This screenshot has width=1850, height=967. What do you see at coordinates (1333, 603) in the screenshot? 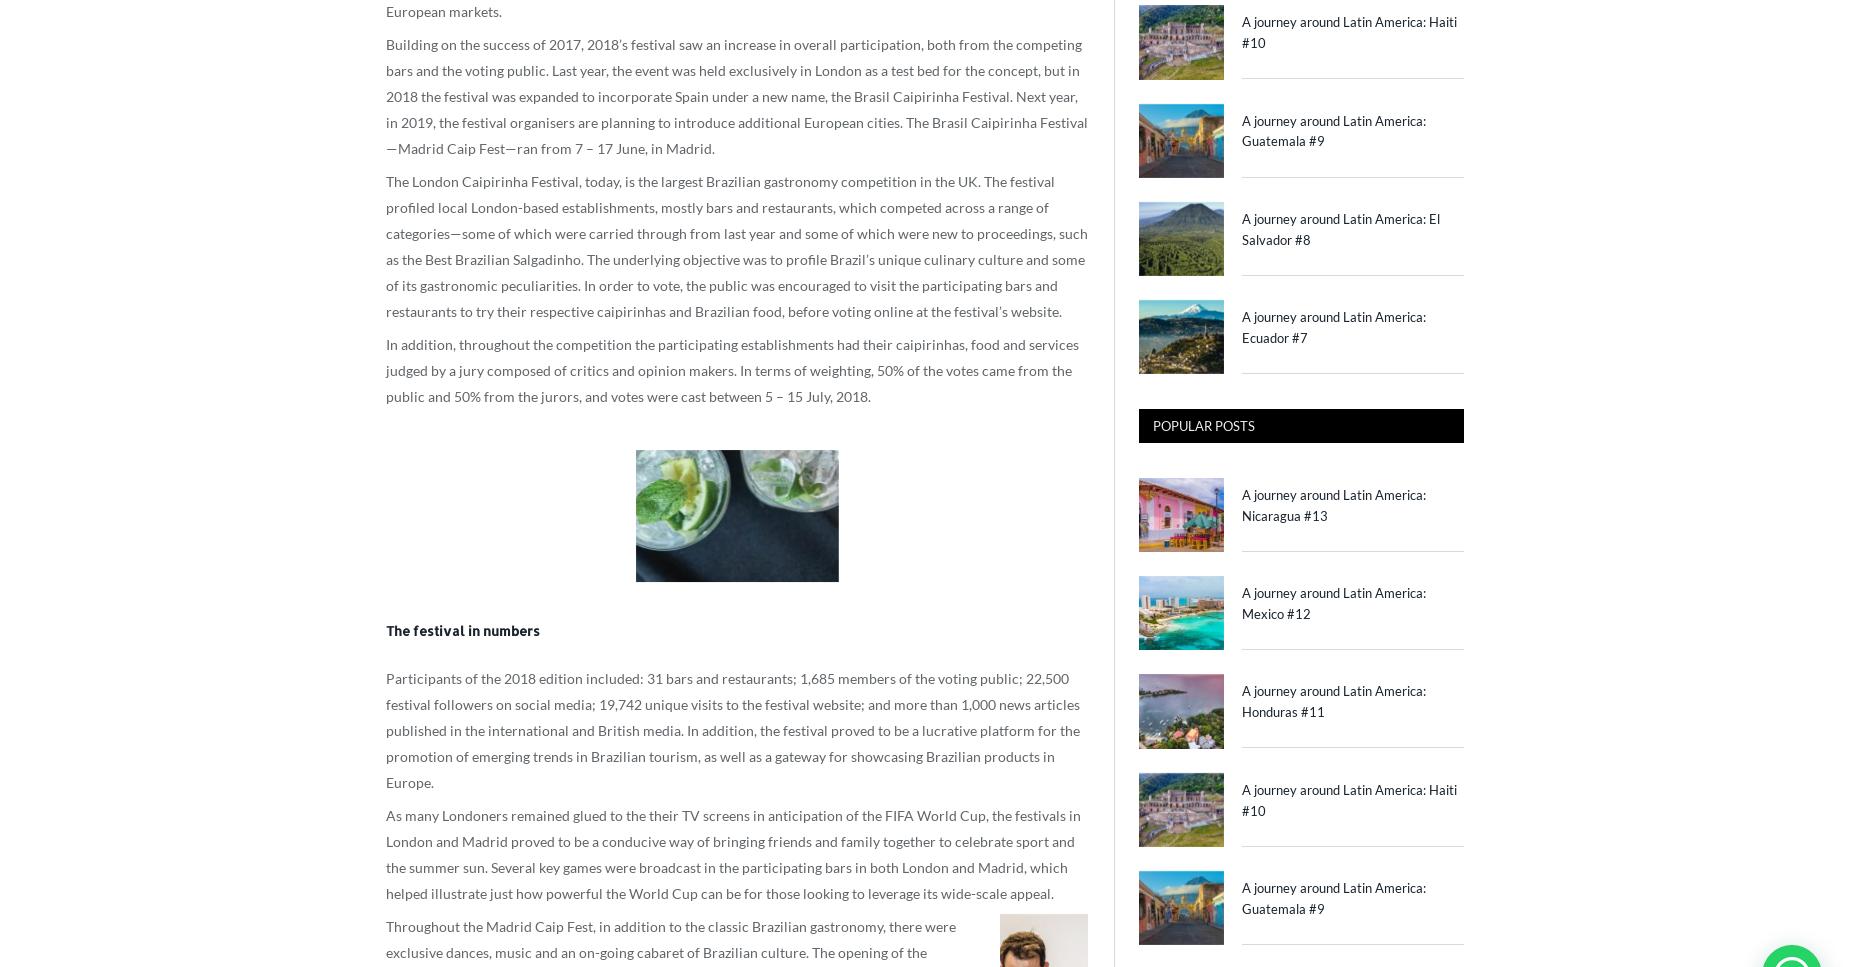
I see `'A journey around Latin America: Mexico #12'` at bounding box center [1333, 603].